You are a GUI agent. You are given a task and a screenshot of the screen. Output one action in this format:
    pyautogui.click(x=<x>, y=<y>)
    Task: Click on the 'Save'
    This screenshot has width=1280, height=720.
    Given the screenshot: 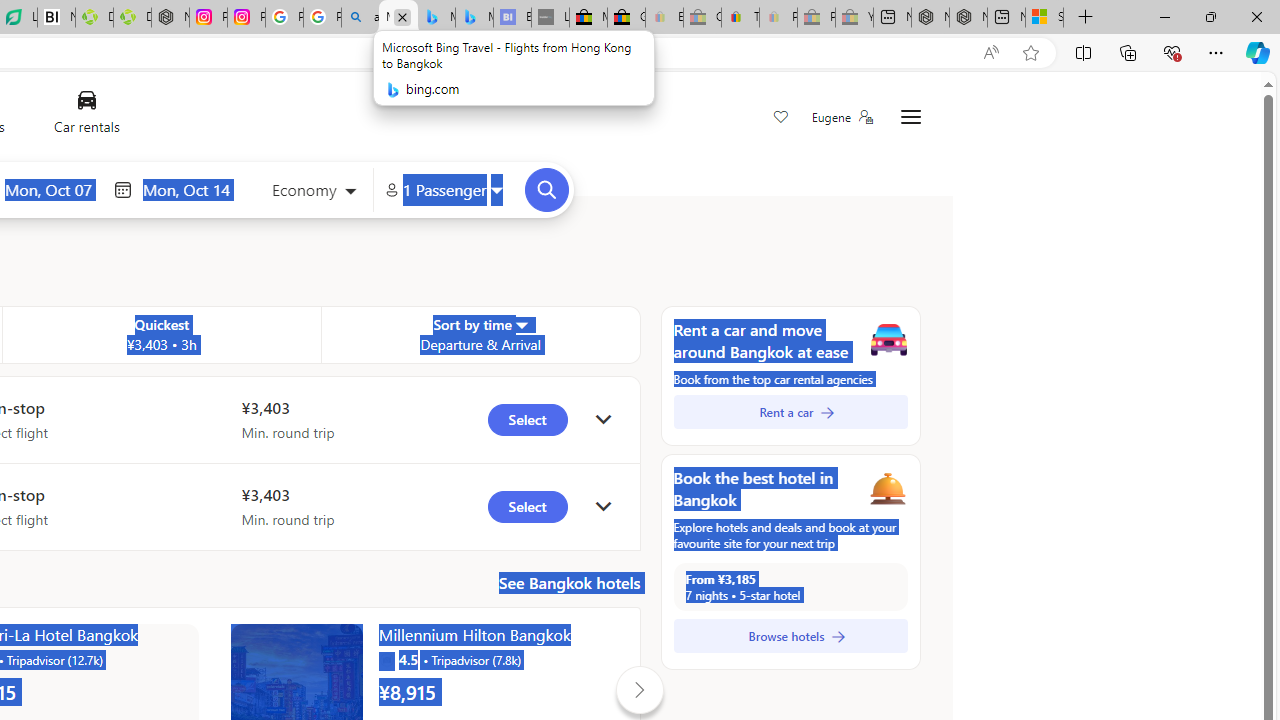 What is the action you would take?
    pyautogui.click(x=779, y=118)
    